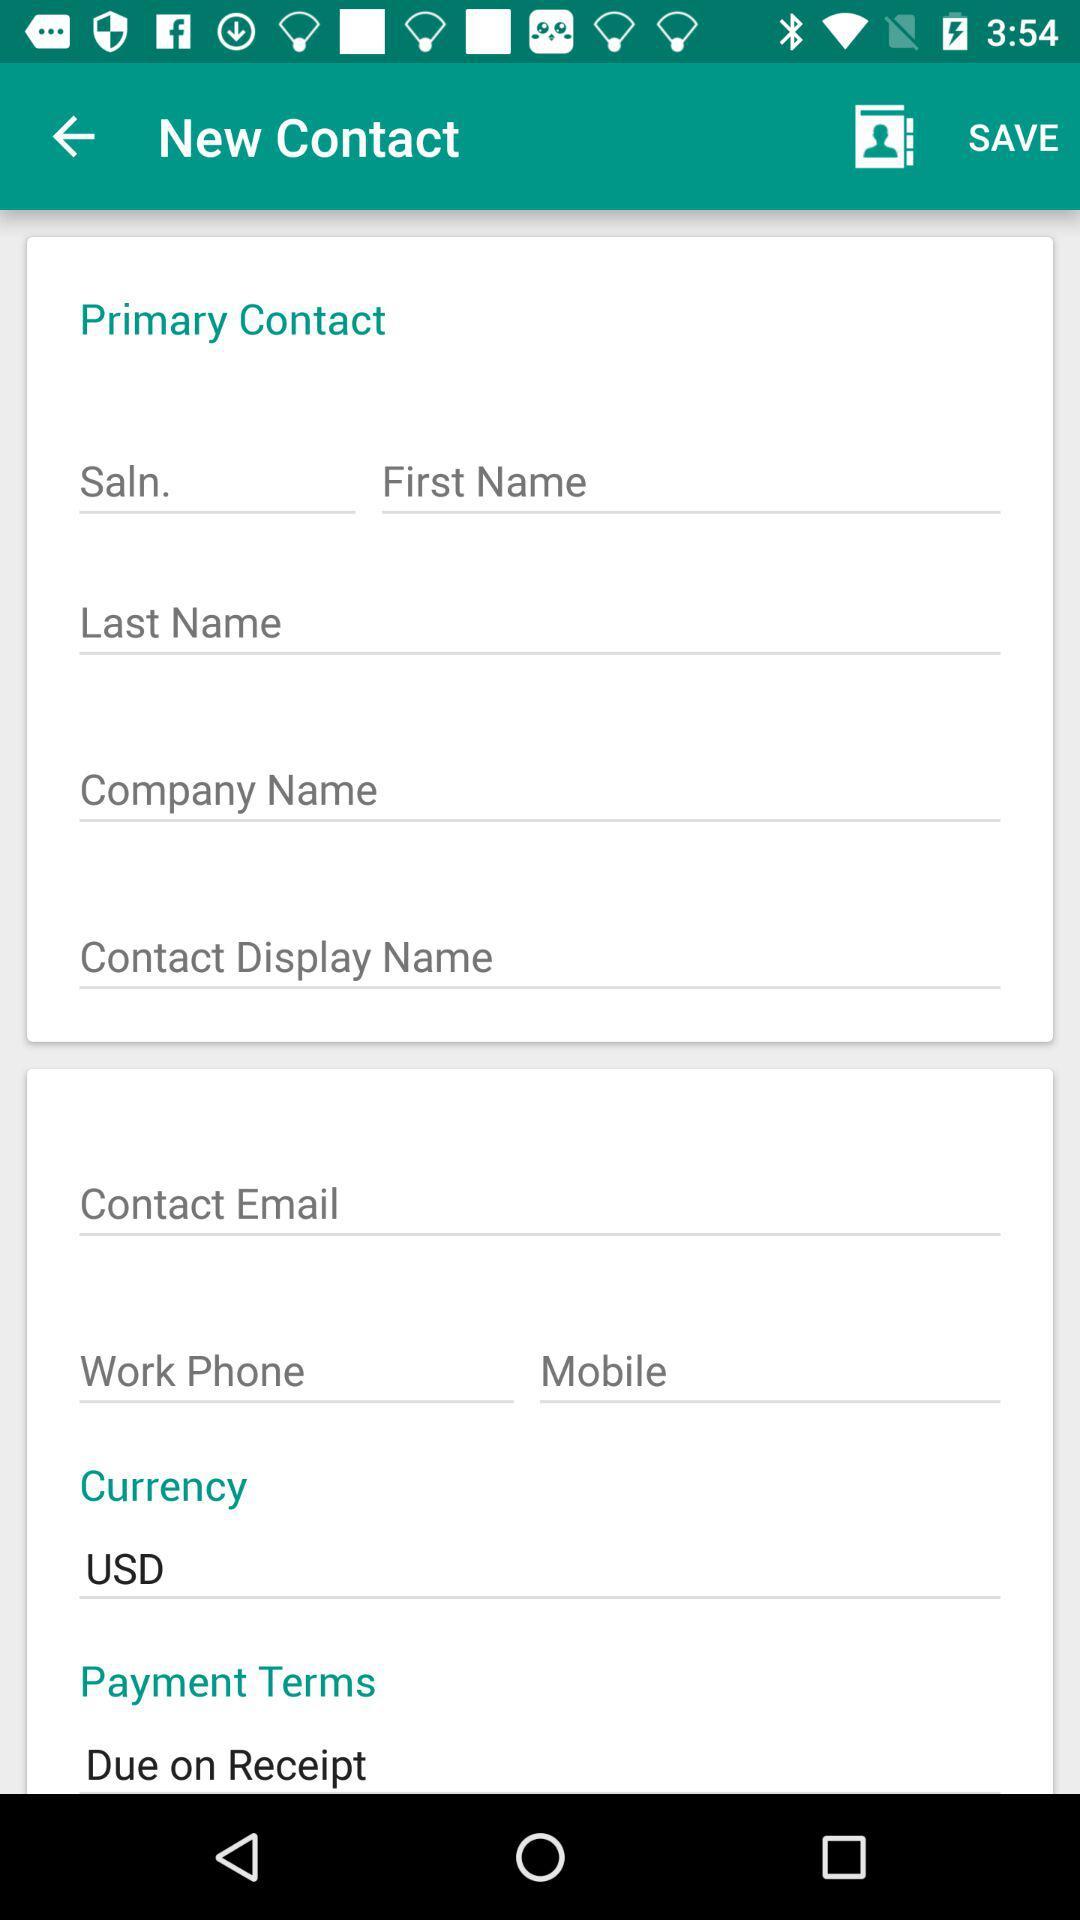 The width and height of the screenshot is (1080, 1920). What do you see at coordinates (883, 135) in the screenshot?
I see `item next to the new contact item` at bounding box center [883, 135].